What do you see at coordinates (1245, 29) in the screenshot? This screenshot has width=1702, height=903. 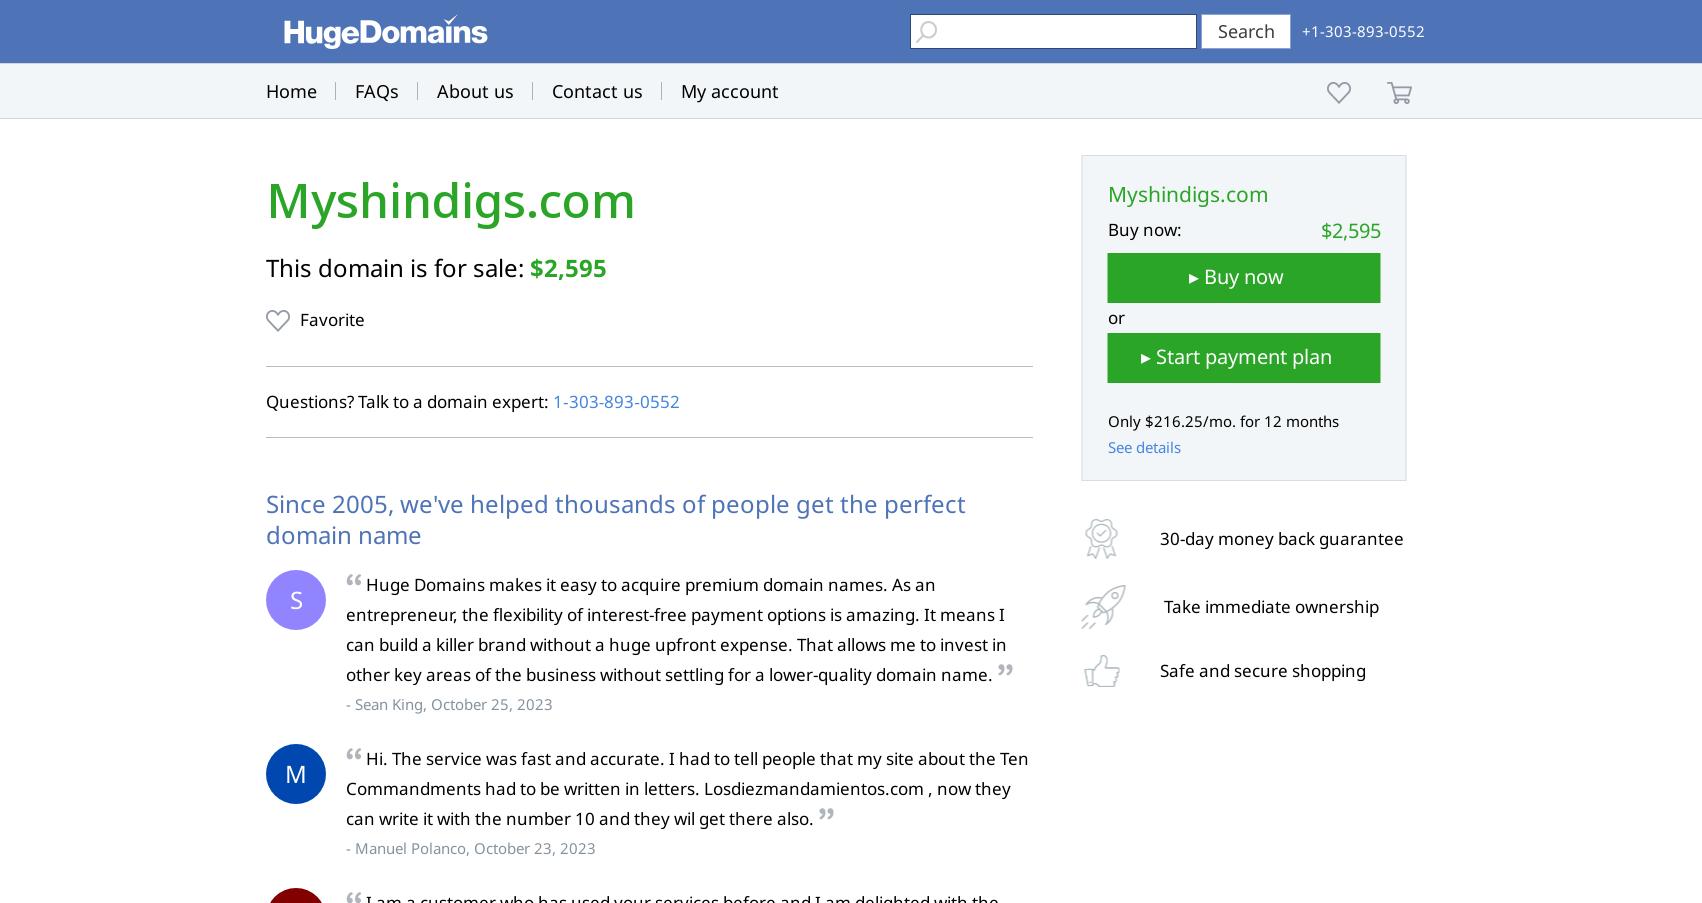 I see `'Search'` at bounding box center [1245, 29].